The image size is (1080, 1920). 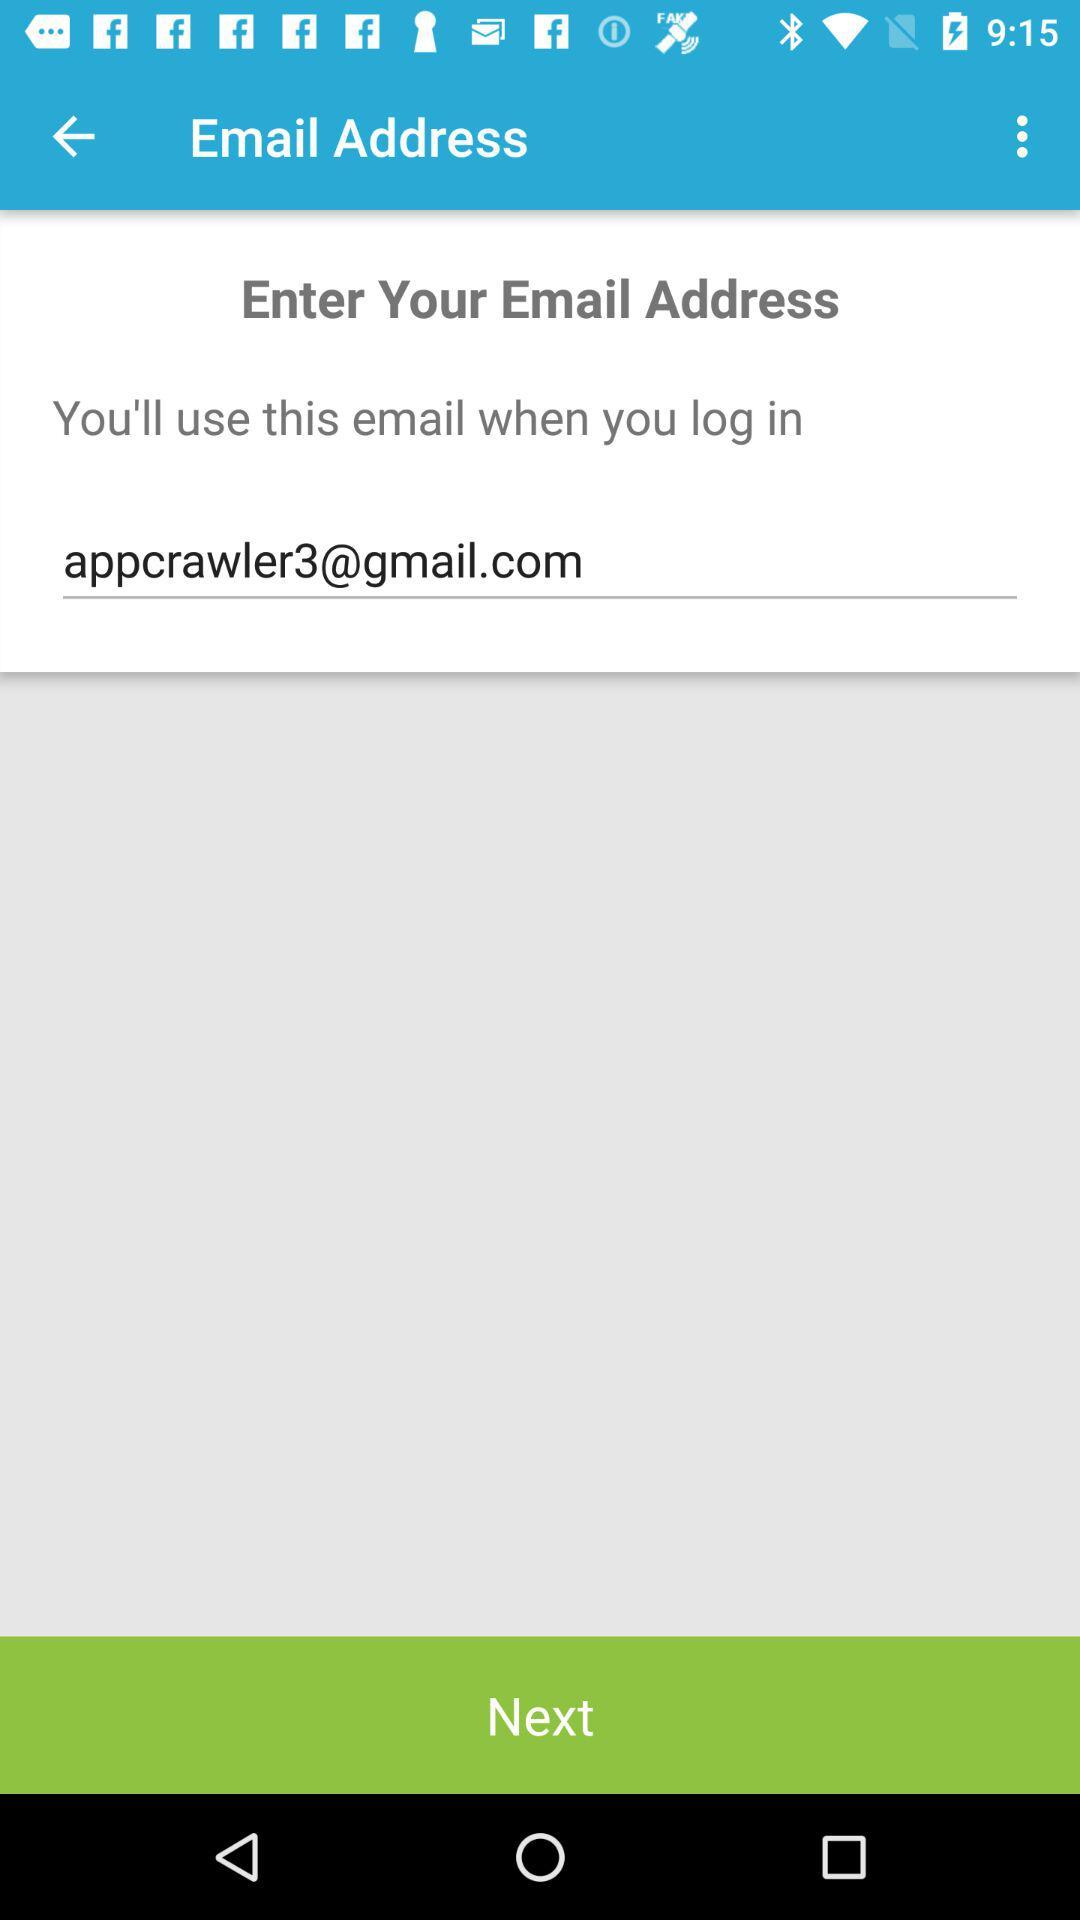 What do you see at coordinates (1027, 135) in the screenshot?
I see `the icon next to email address icon` at bounding box center [1027, 135].